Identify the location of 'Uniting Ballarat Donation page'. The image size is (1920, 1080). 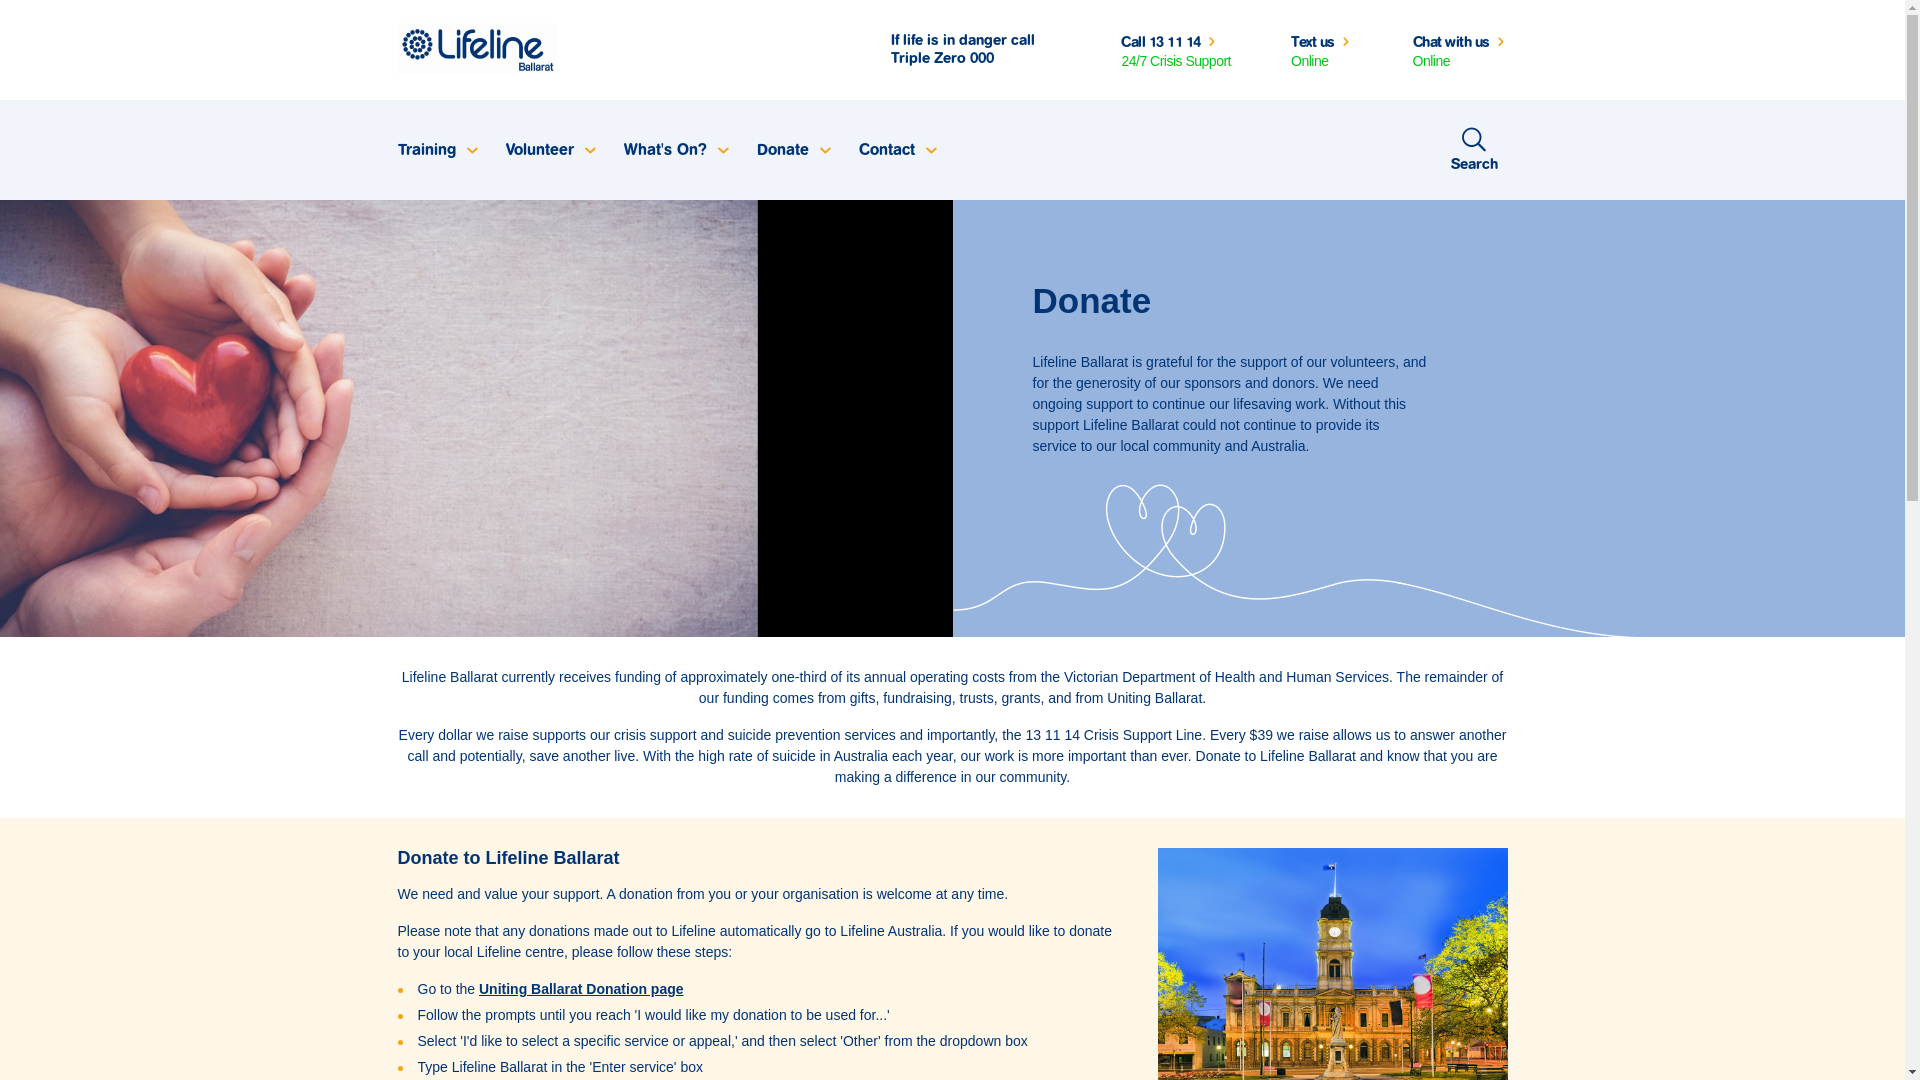
(580, 987).